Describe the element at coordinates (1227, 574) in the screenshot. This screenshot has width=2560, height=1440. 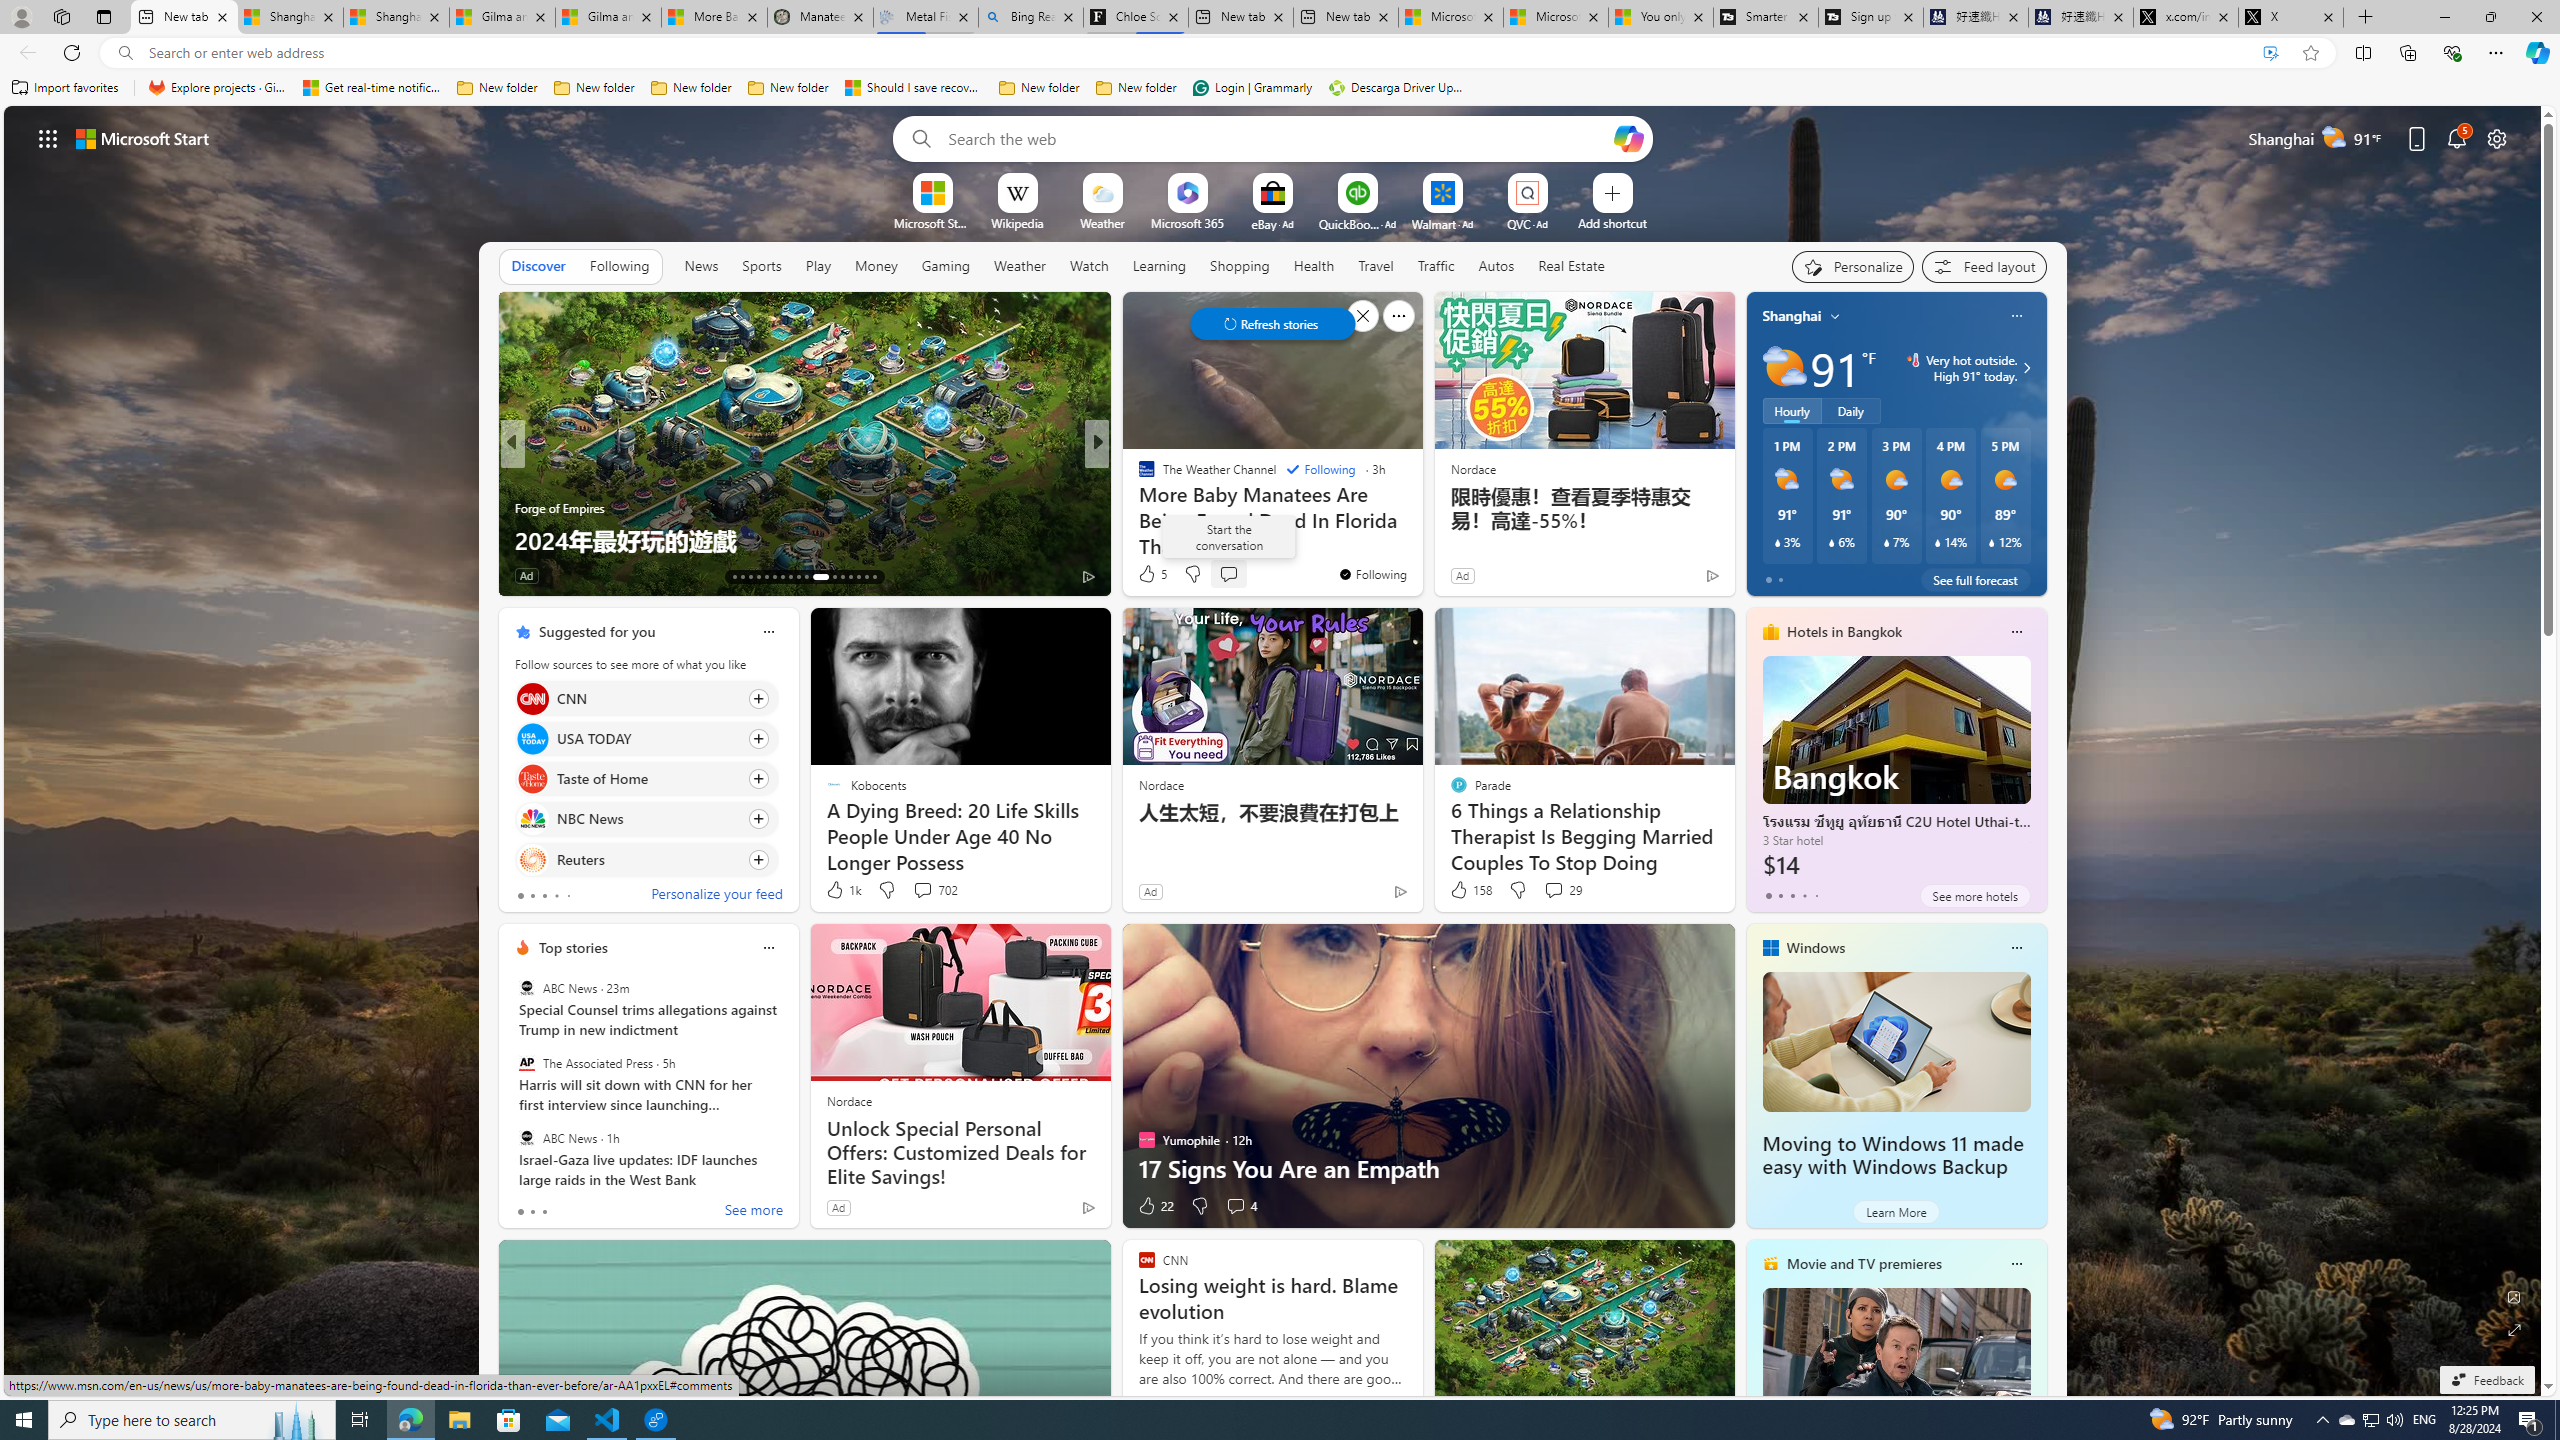
I see `'View comments 2 Comment'` at that location.